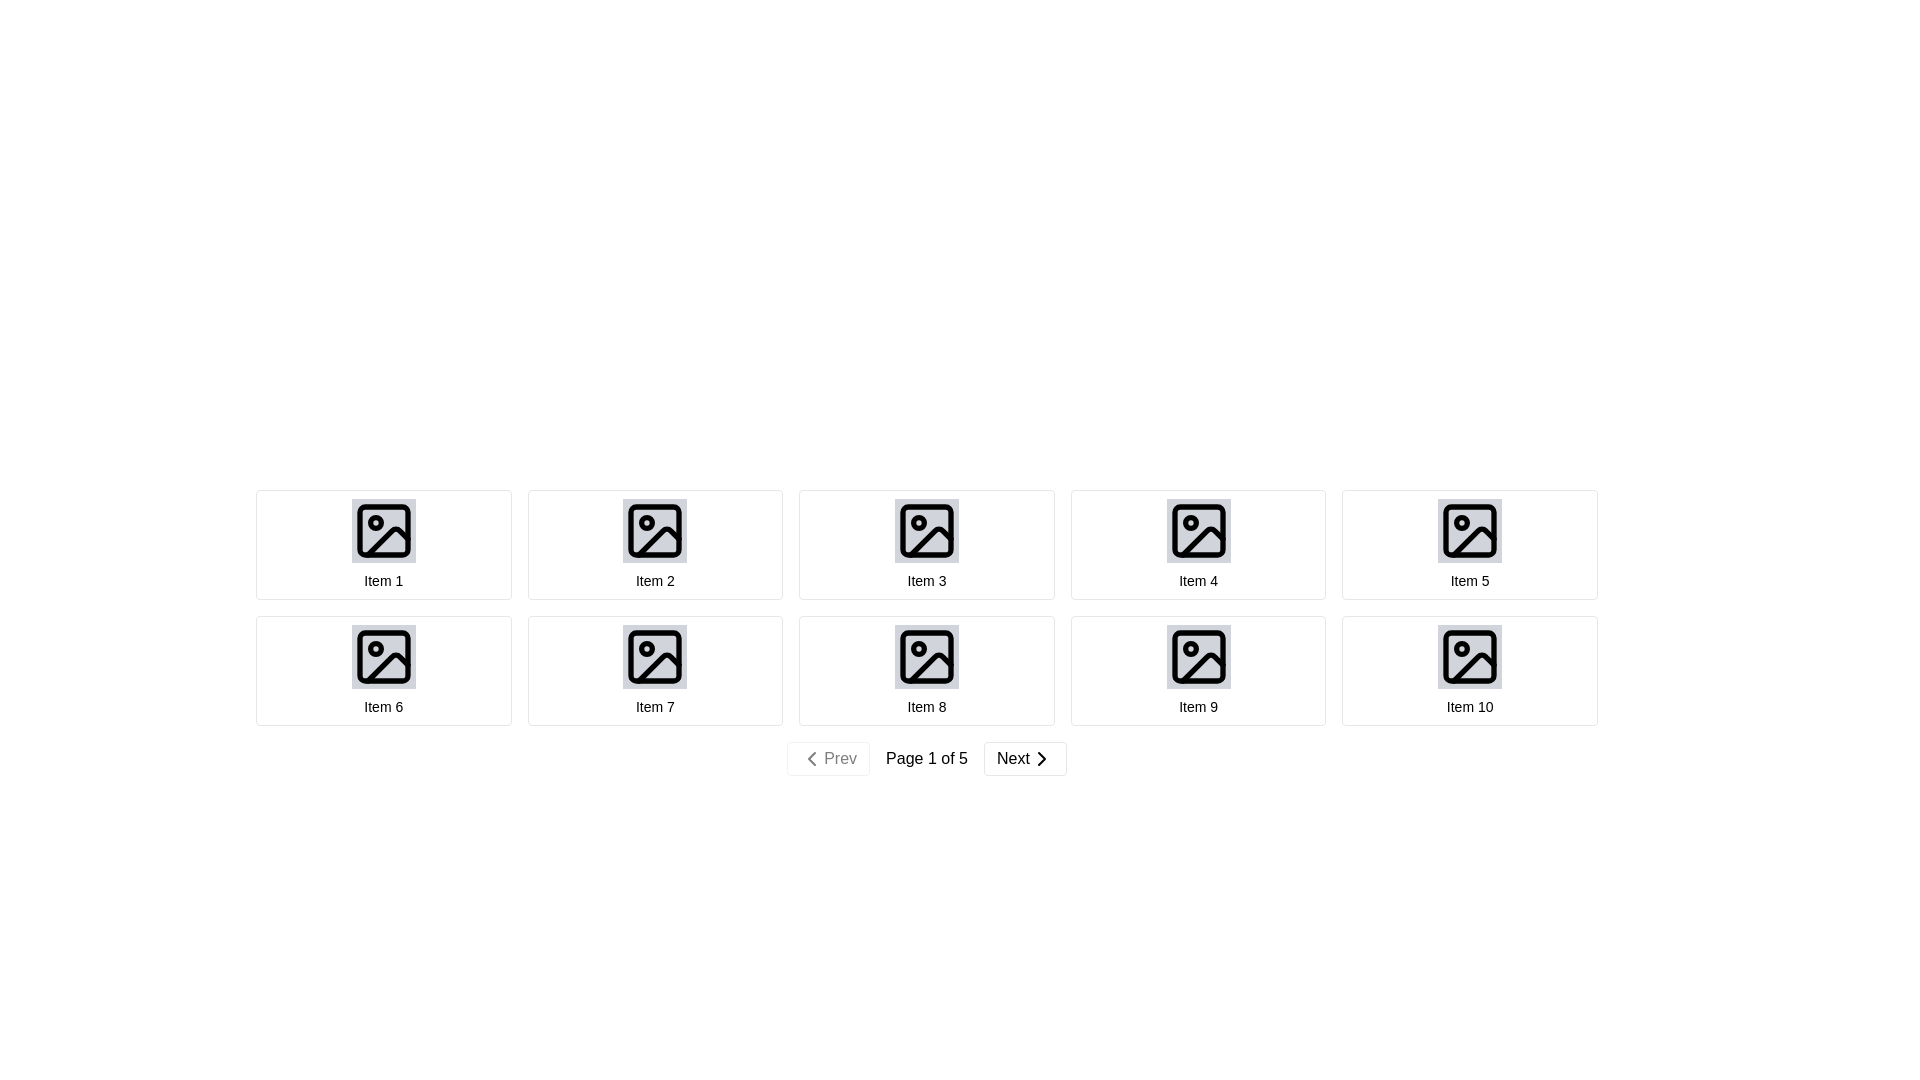  Describe the element at coordinates (647, 522) in the screenshot. I see `the decorative circle located within the image icon of 'Item 2' in the first row of the UI grid` at that location.